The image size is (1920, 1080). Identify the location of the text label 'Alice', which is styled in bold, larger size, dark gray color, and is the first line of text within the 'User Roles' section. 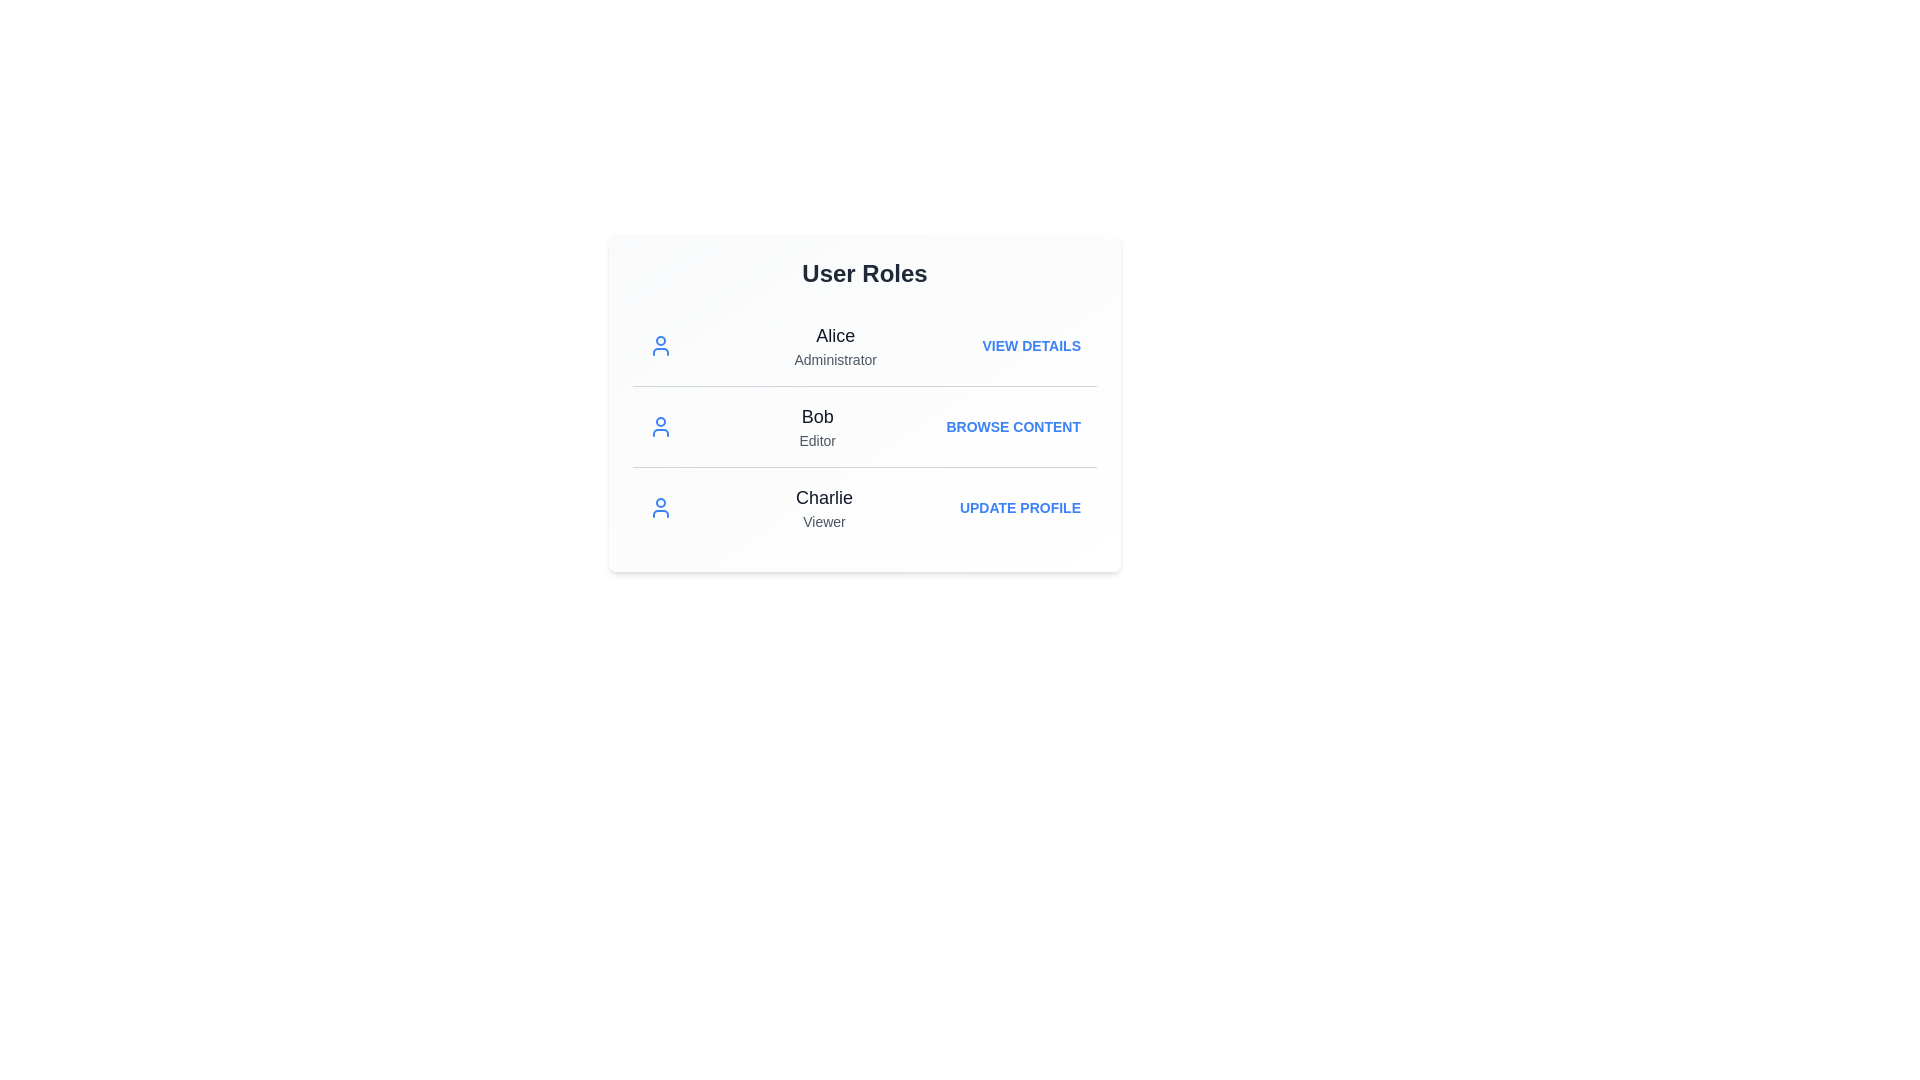
(835, 334).